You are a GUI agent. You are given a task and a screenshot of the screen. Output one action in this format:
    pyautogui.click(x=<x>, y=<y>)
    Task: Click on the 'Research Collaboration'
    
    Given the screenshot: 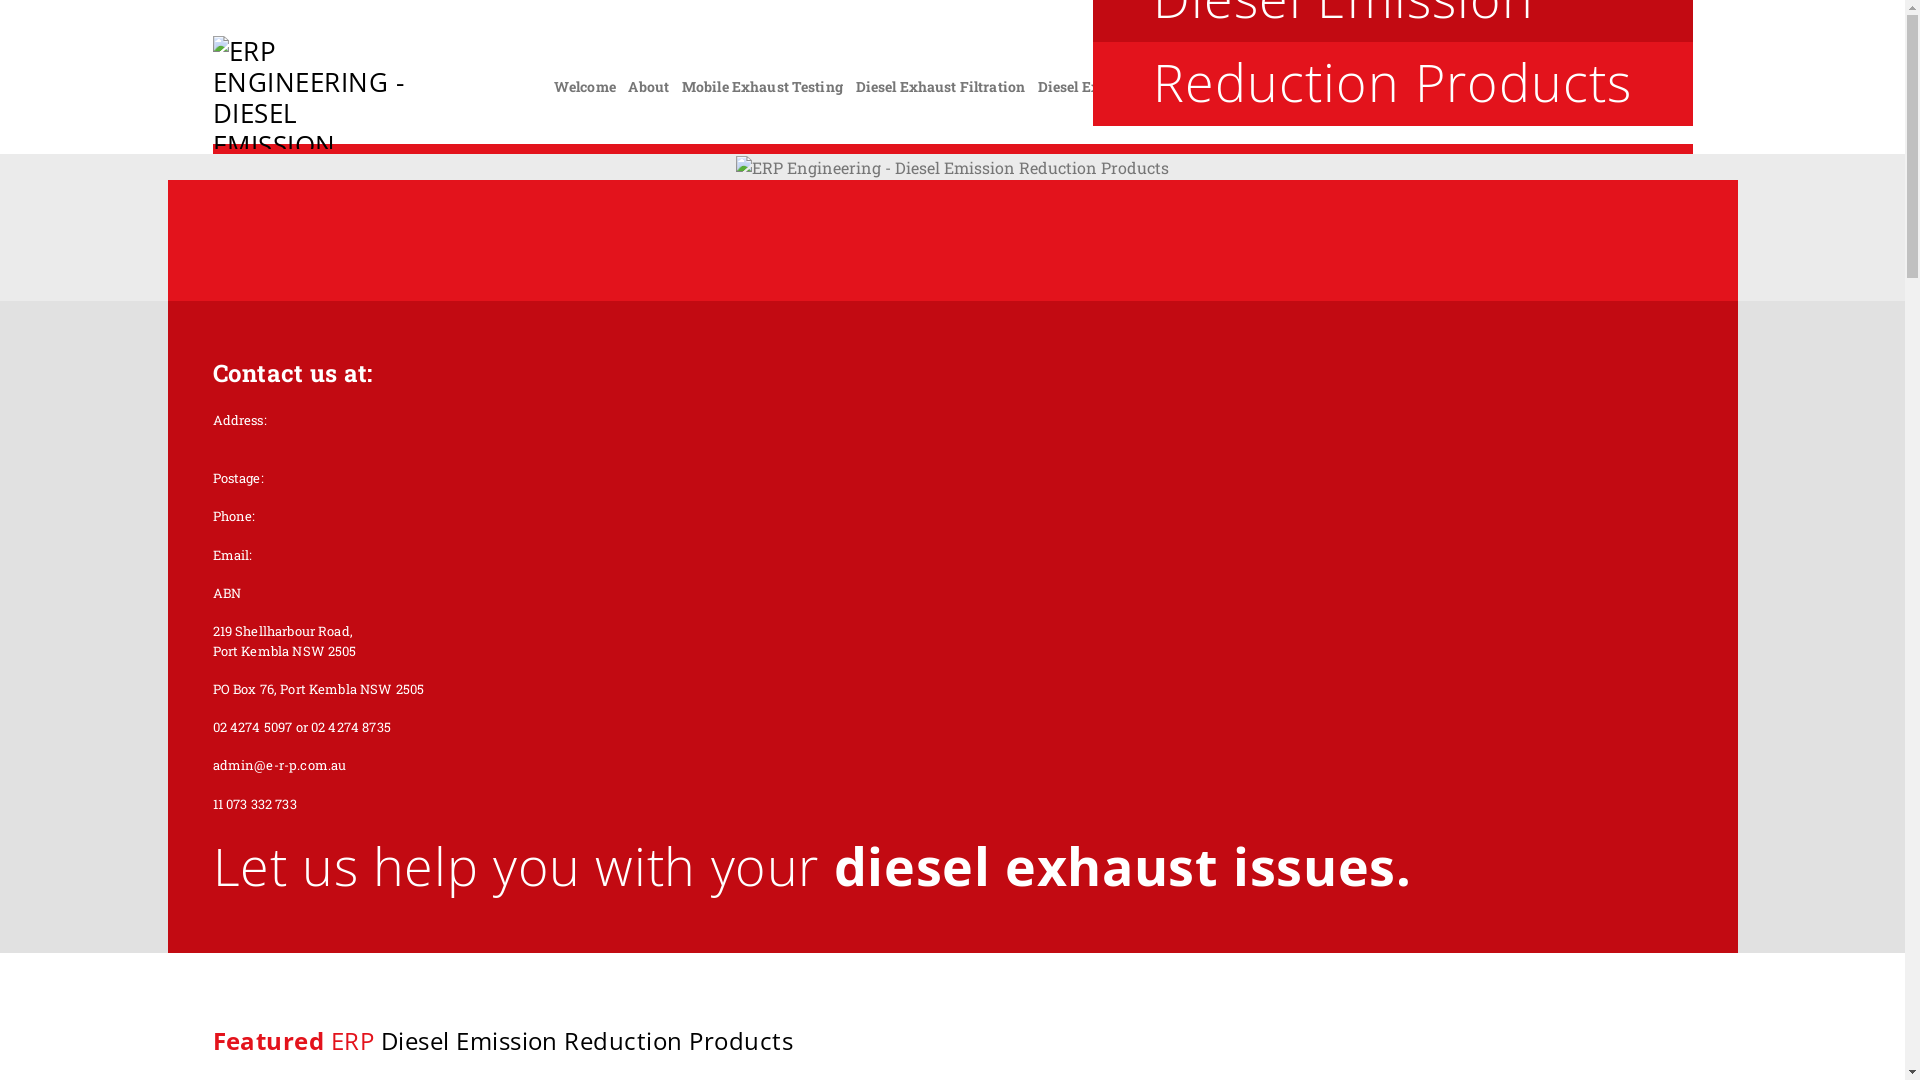 What is the action you would take?
    pyautogui.click(x=1422, y=86)
    